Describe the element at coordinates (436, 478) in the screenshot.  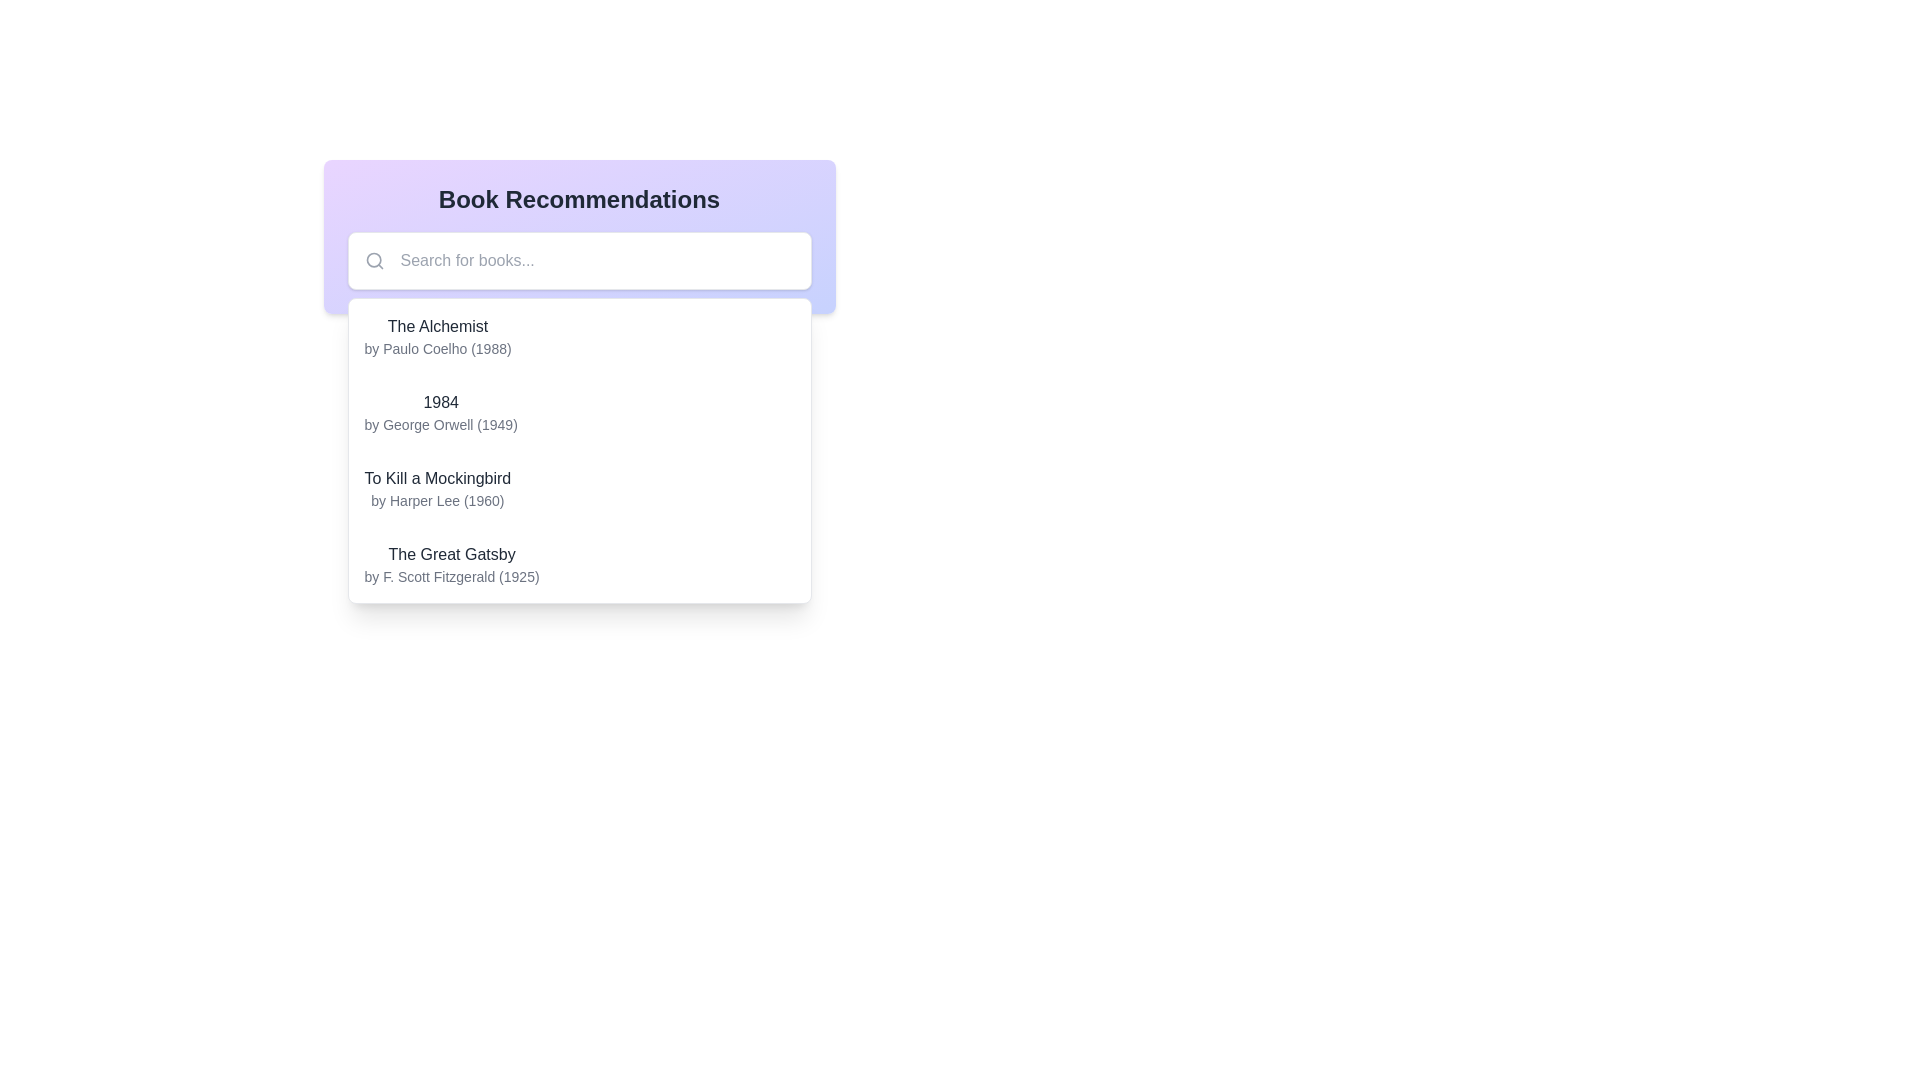
I see `the static text element displaying the title 'To Kill a Mockingbird' in the list of recommended books` at that location.